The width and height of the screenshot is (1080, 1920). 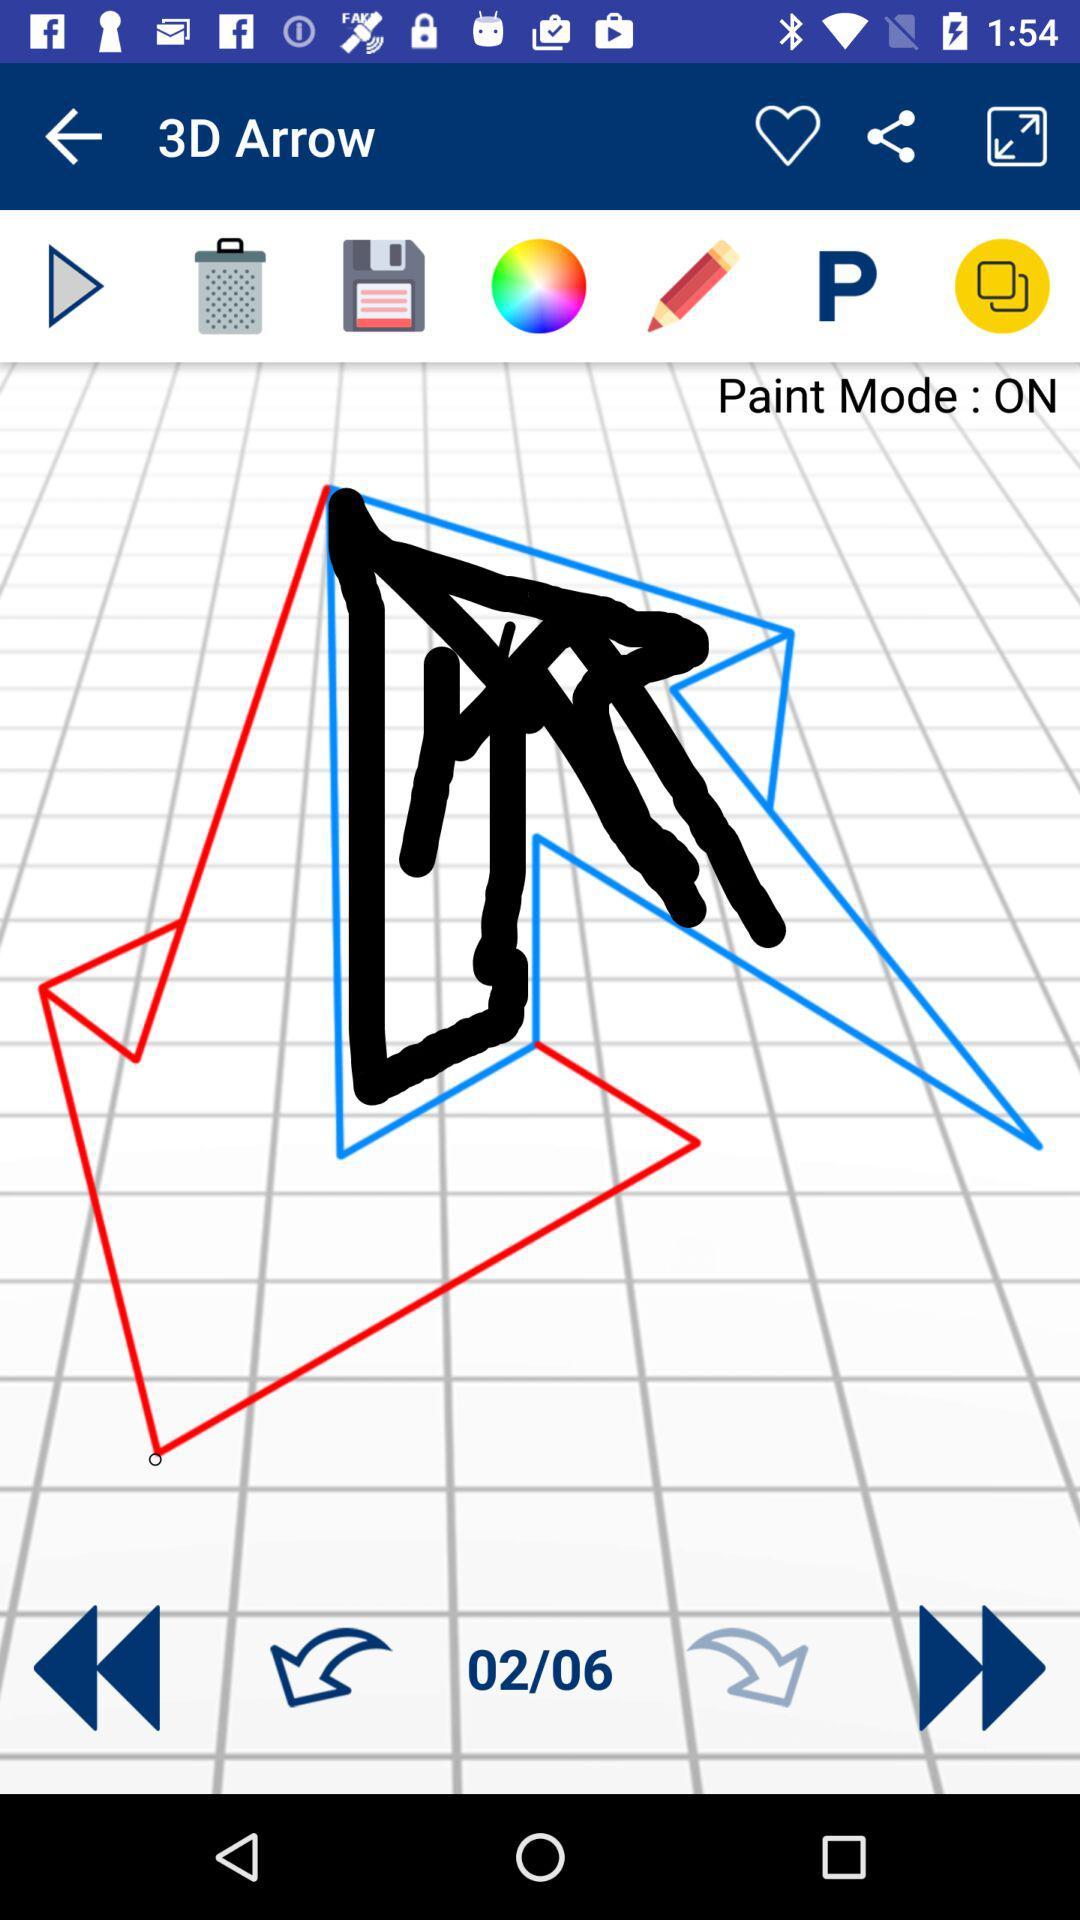 I want to click on delete icon, so click(x=229, y=285).